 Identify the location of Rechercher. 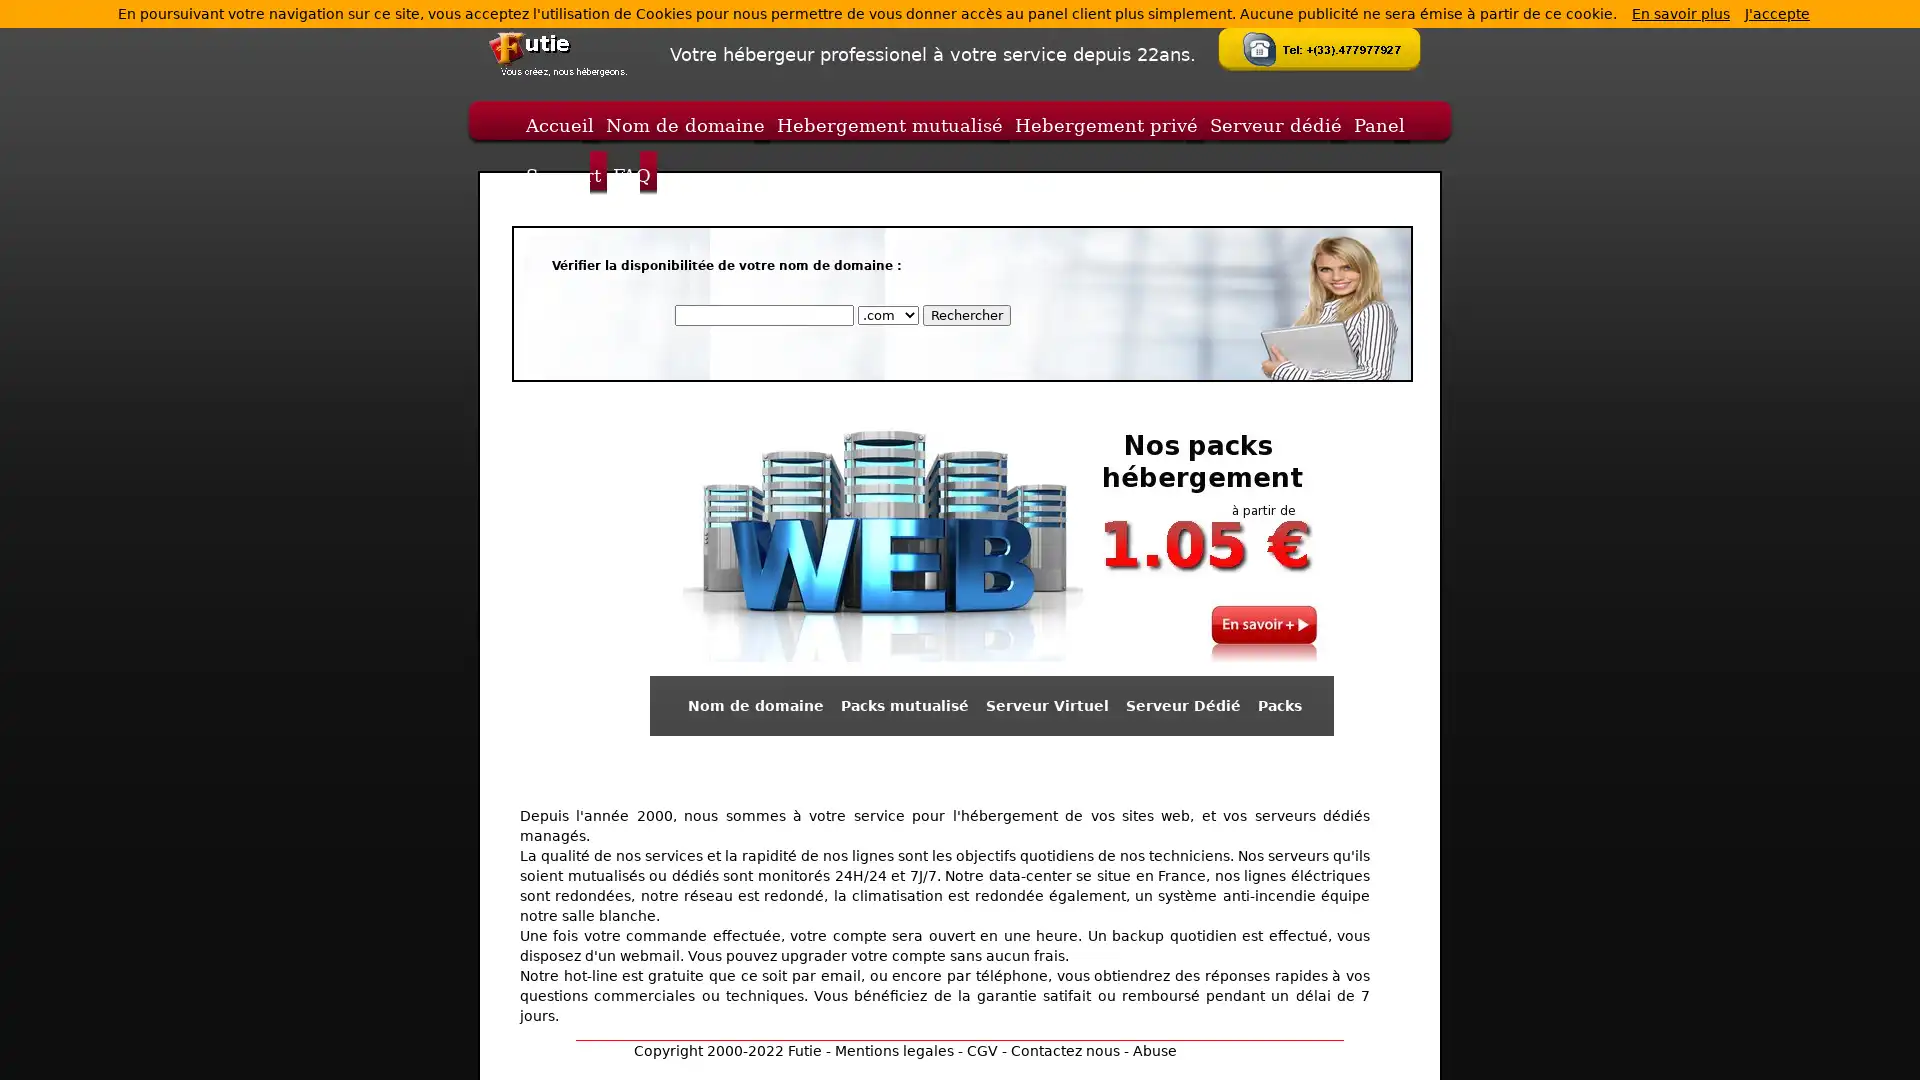
(965, 315).